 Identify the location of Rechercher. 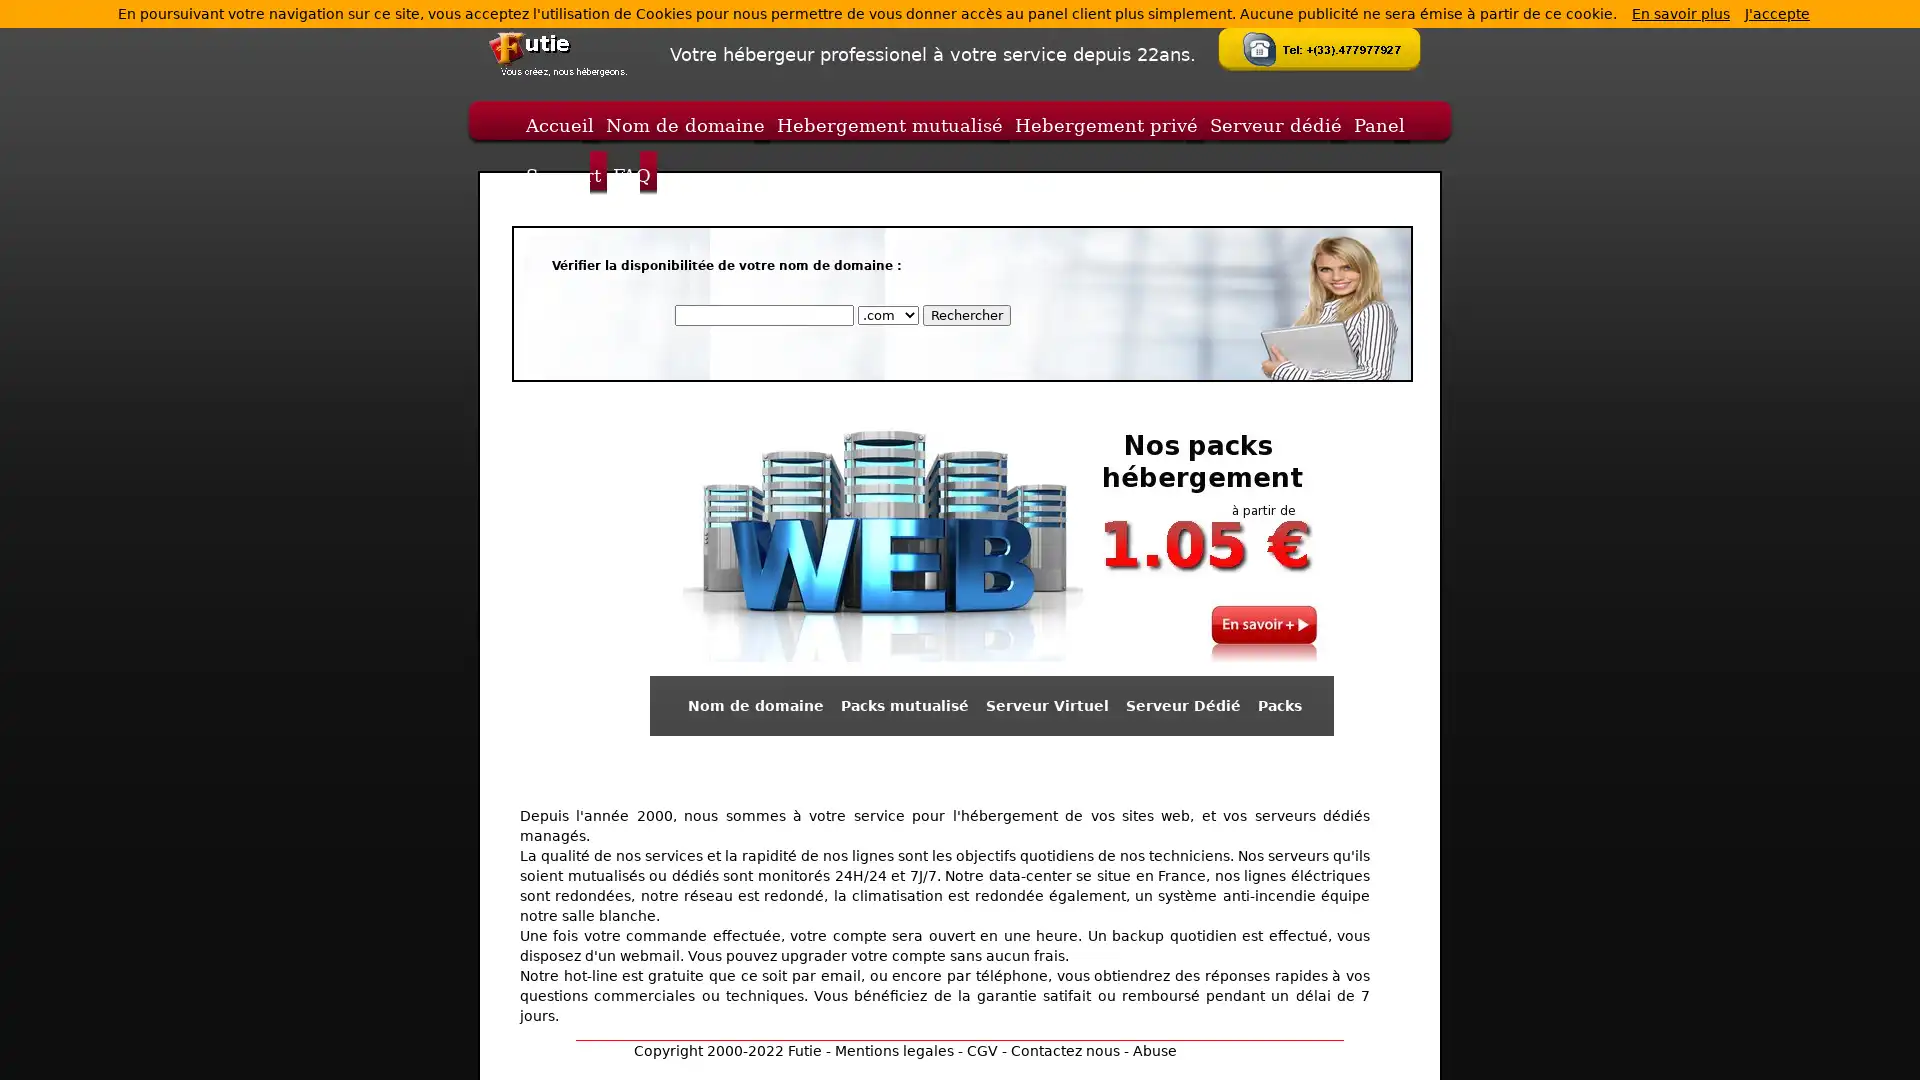
(965, 315).